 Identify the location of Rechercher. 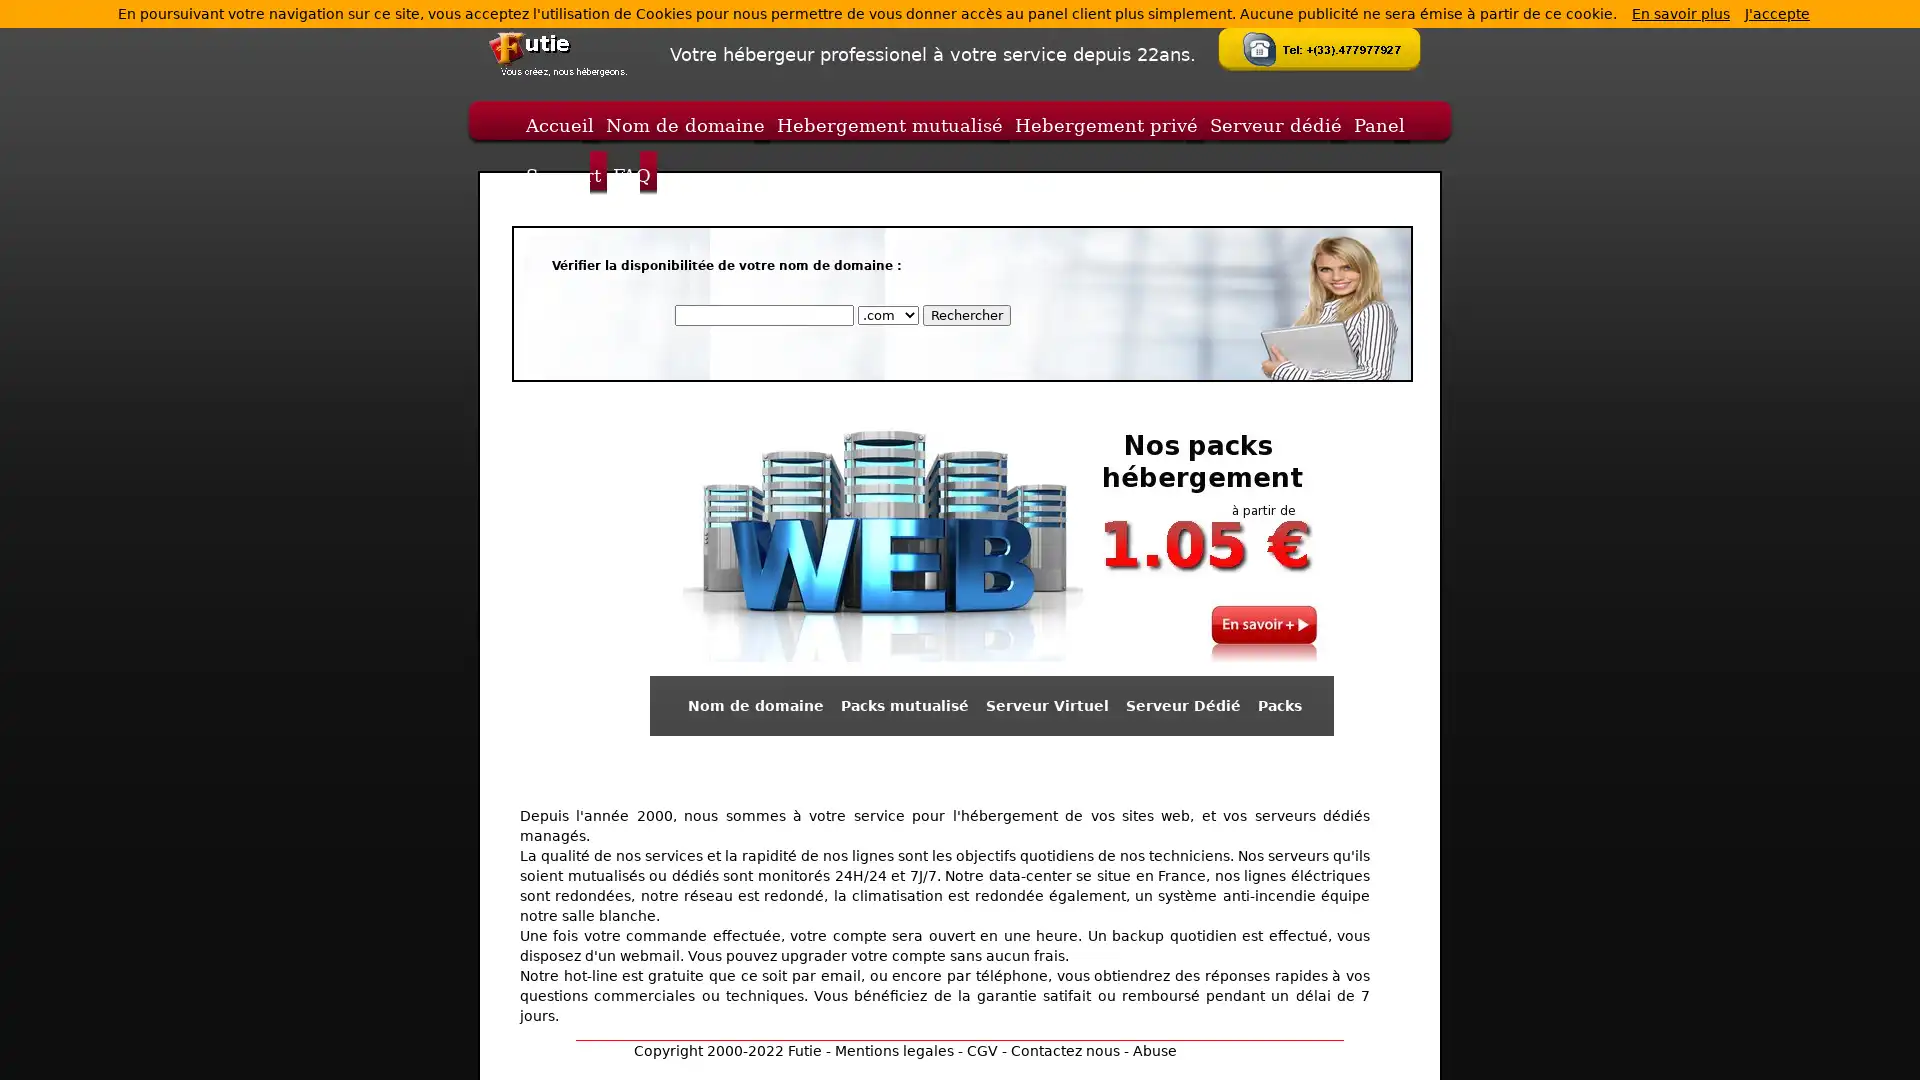
(965, 315).